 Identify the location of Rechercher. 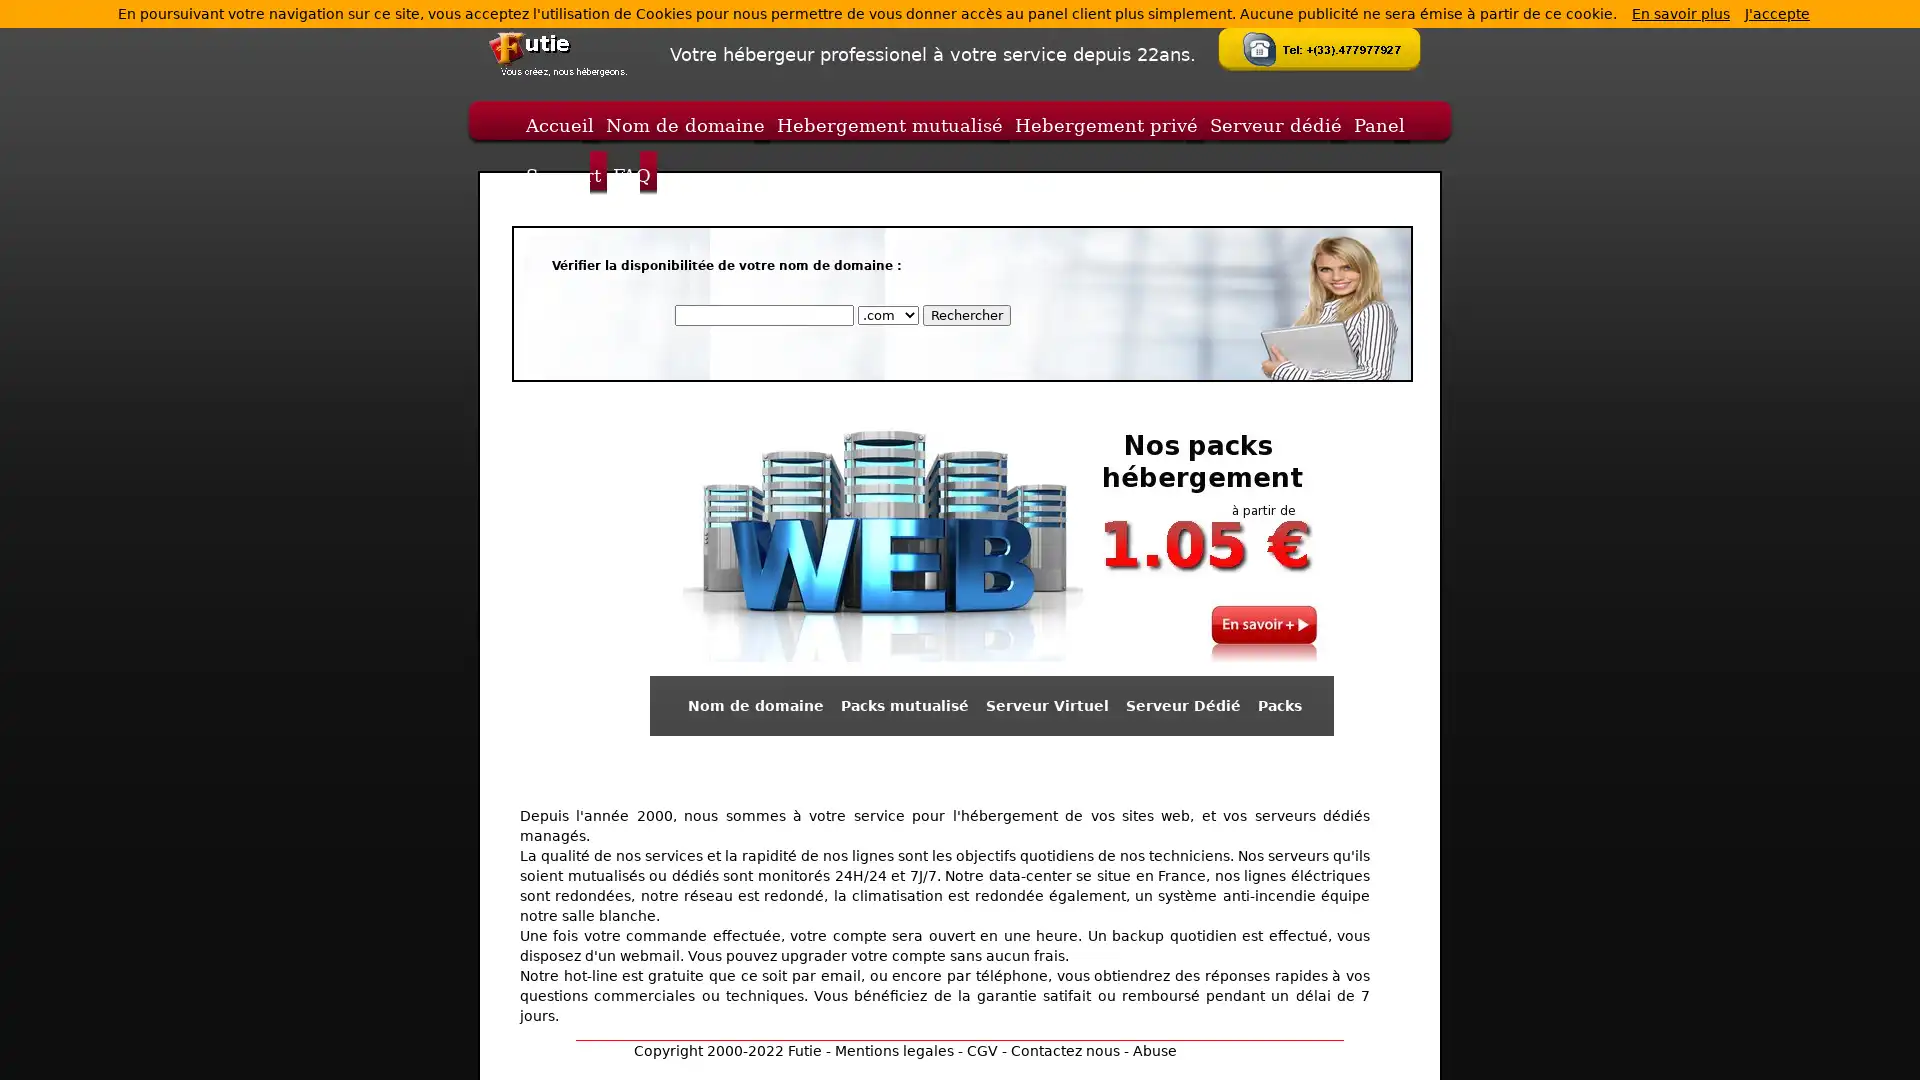
(965, 315).